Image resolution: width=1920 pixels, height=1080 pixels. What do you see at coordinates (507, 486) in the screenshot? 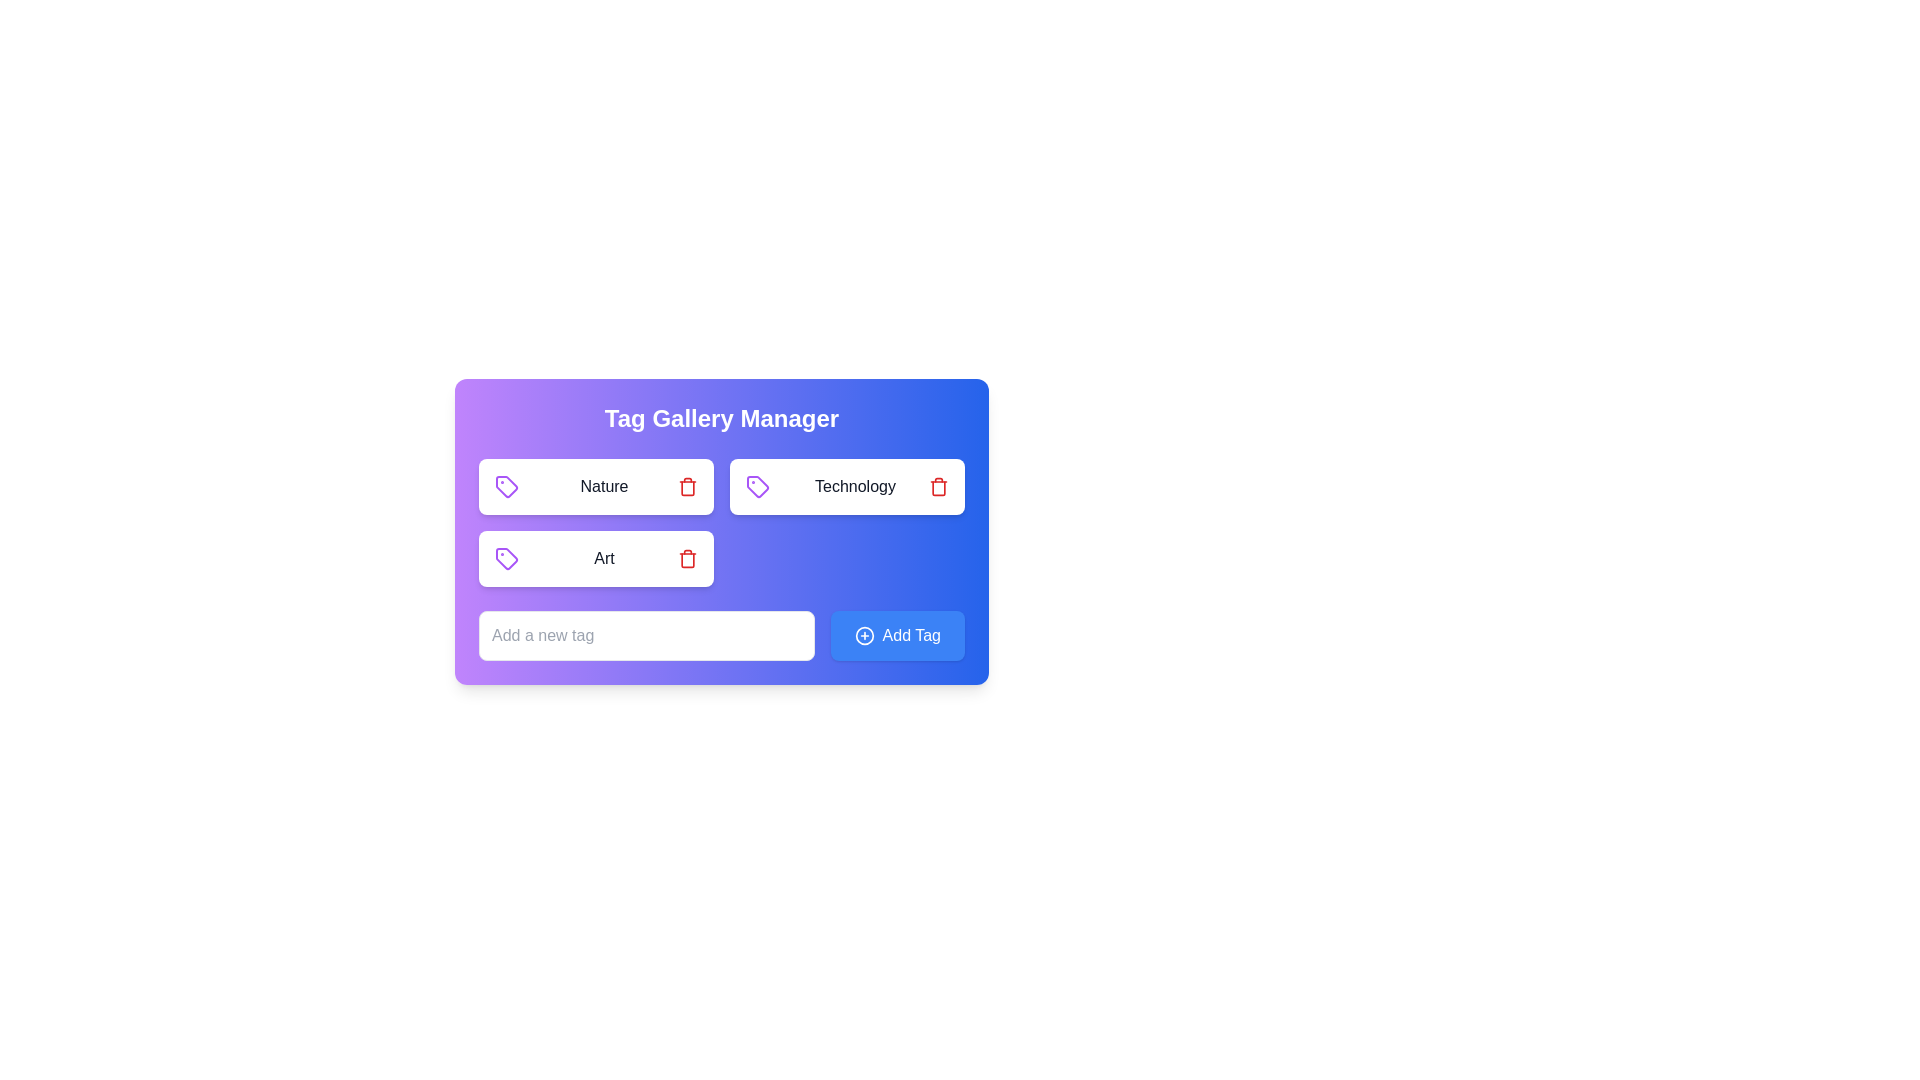
I see `the icon representing tagging or information related to the adjacent text, located below the 'Nature' tag icon and to the bottom-left of the 'Technology' element` at bounding box center [507, 486].